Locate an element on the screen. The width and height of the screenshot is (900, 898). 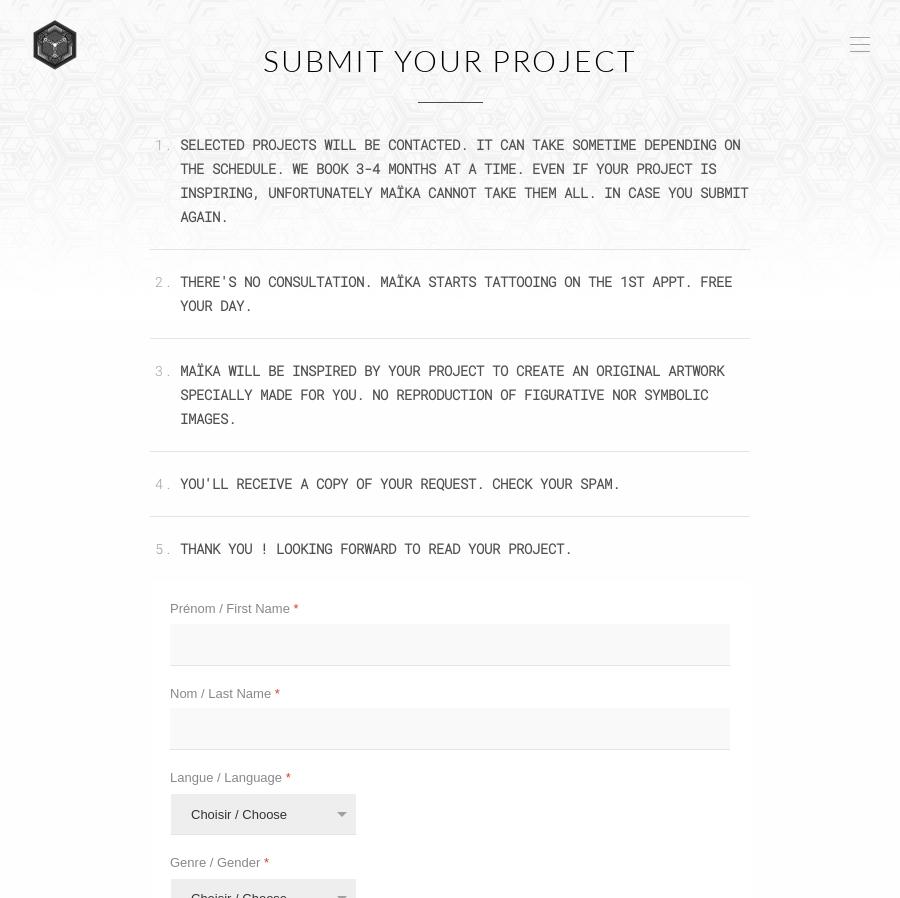
'MAÏKA WILL BE INSPIRED BY YOUR PROJECT TO CREATE AN ORIGINAL ARTWORK SPECIALLY MADE FOR YOU. NO REPRODUCTION OF FIGURATIVE NOR SYMBOLIC IMAGES.' is located at coordinates (450, 393).